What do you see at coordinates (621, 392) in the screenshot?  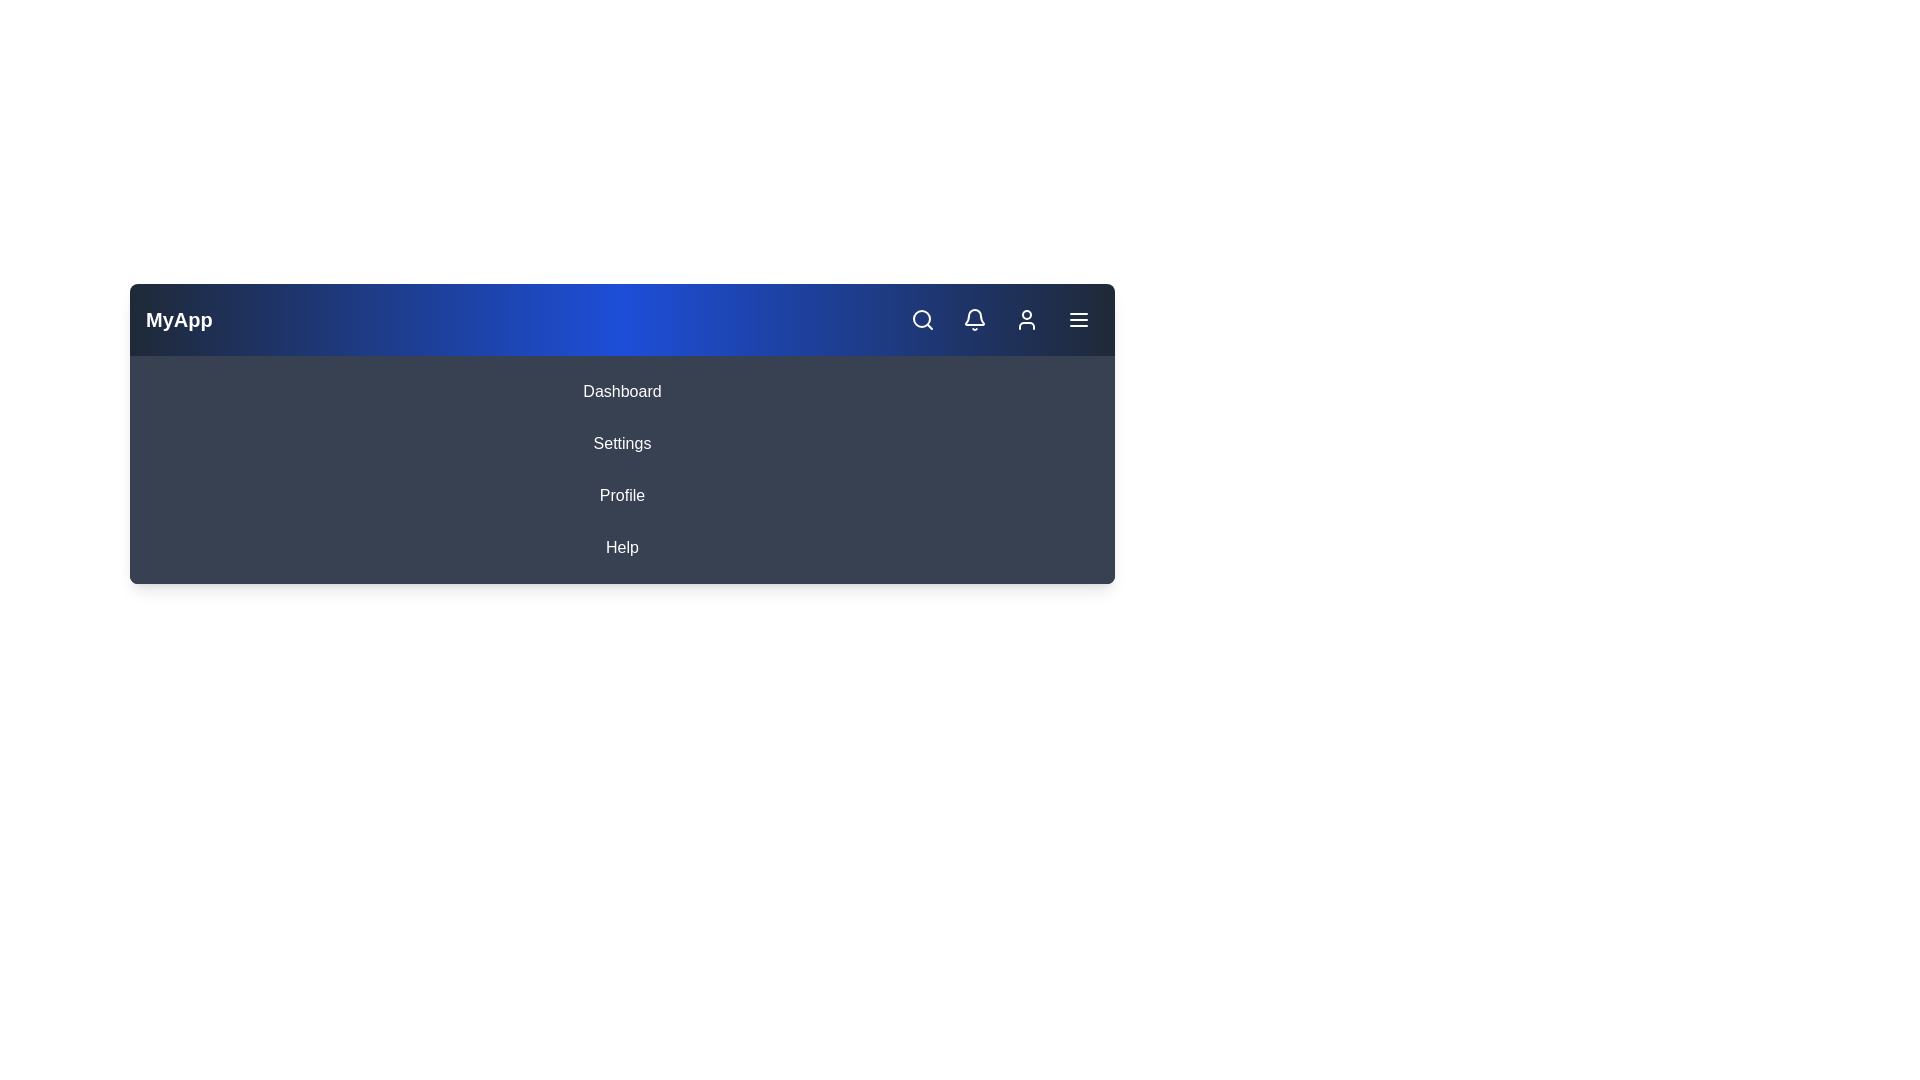 I see `the navigation item Dashboard in the menu` at bounding box center [621, 392].